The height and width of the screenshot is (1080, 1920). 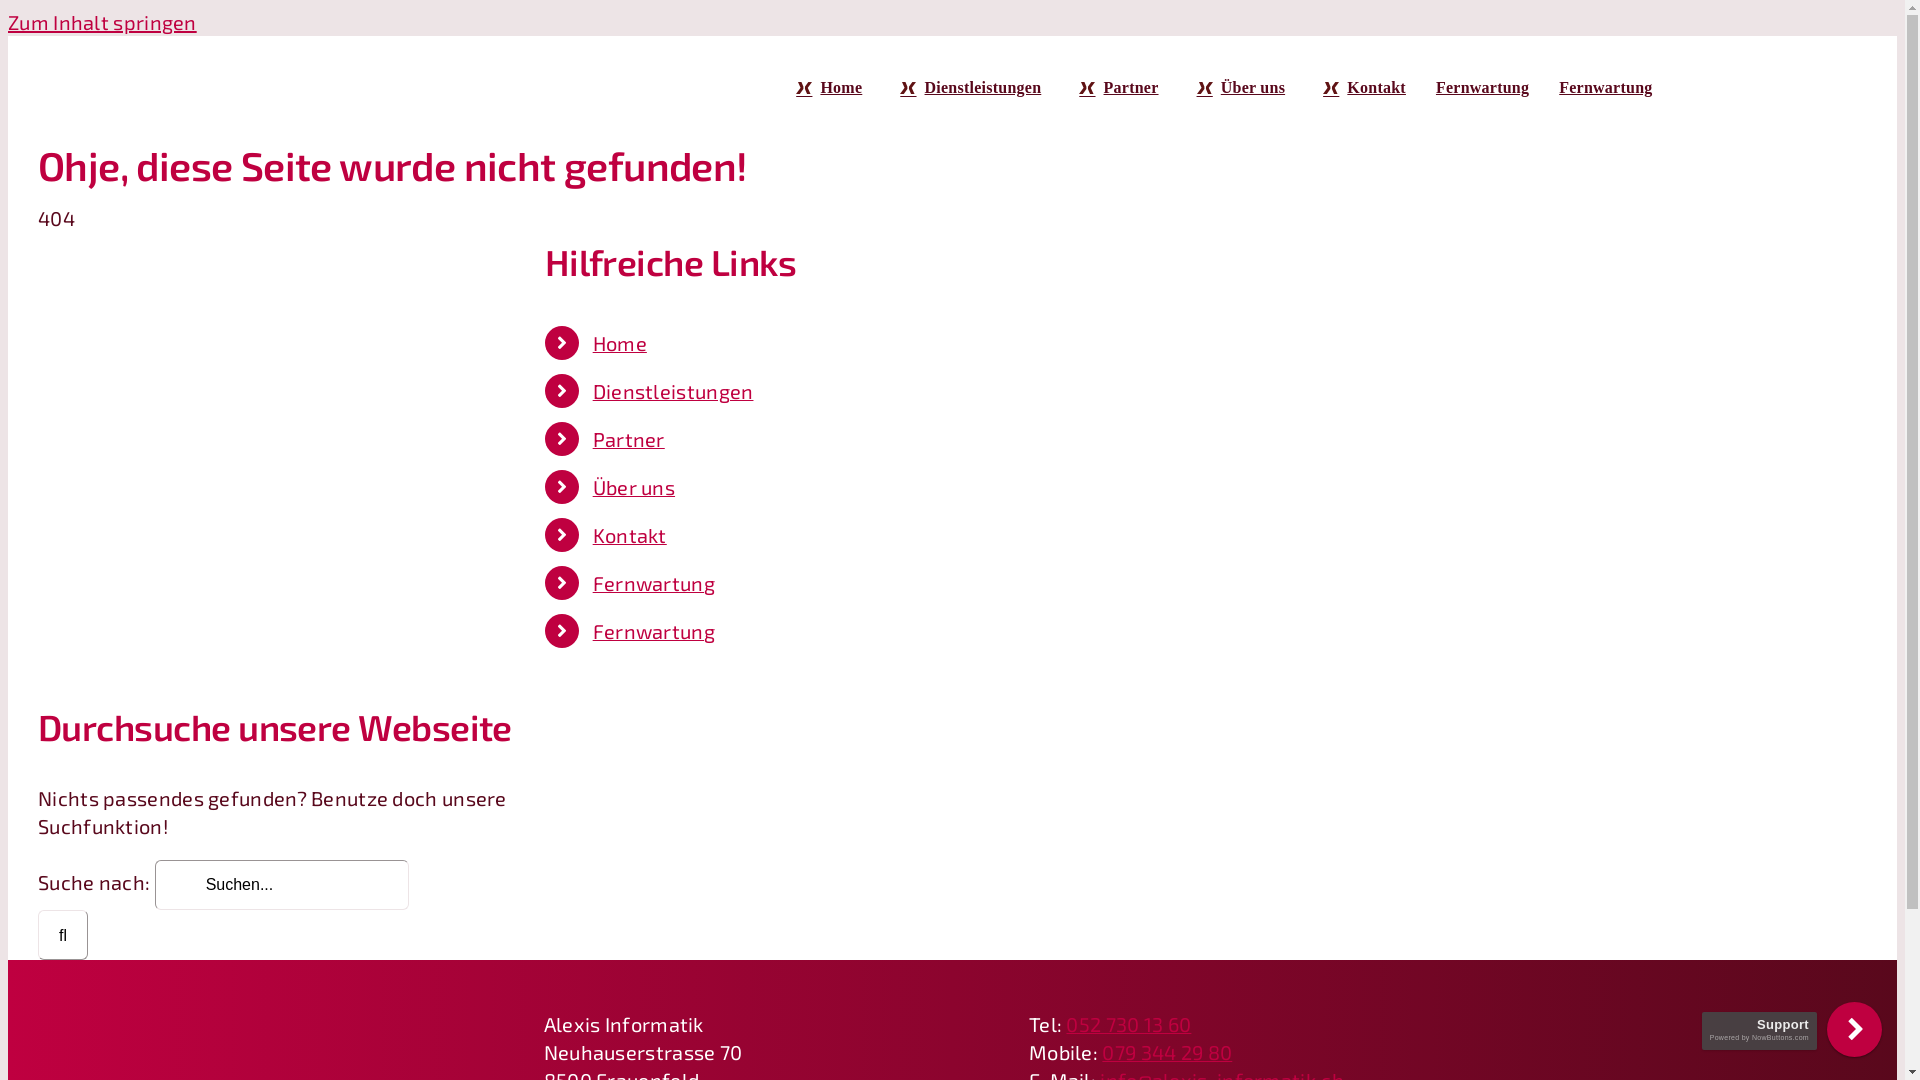 I want to click on 'Zum Inhalt springen', so click(x=101, y=22).